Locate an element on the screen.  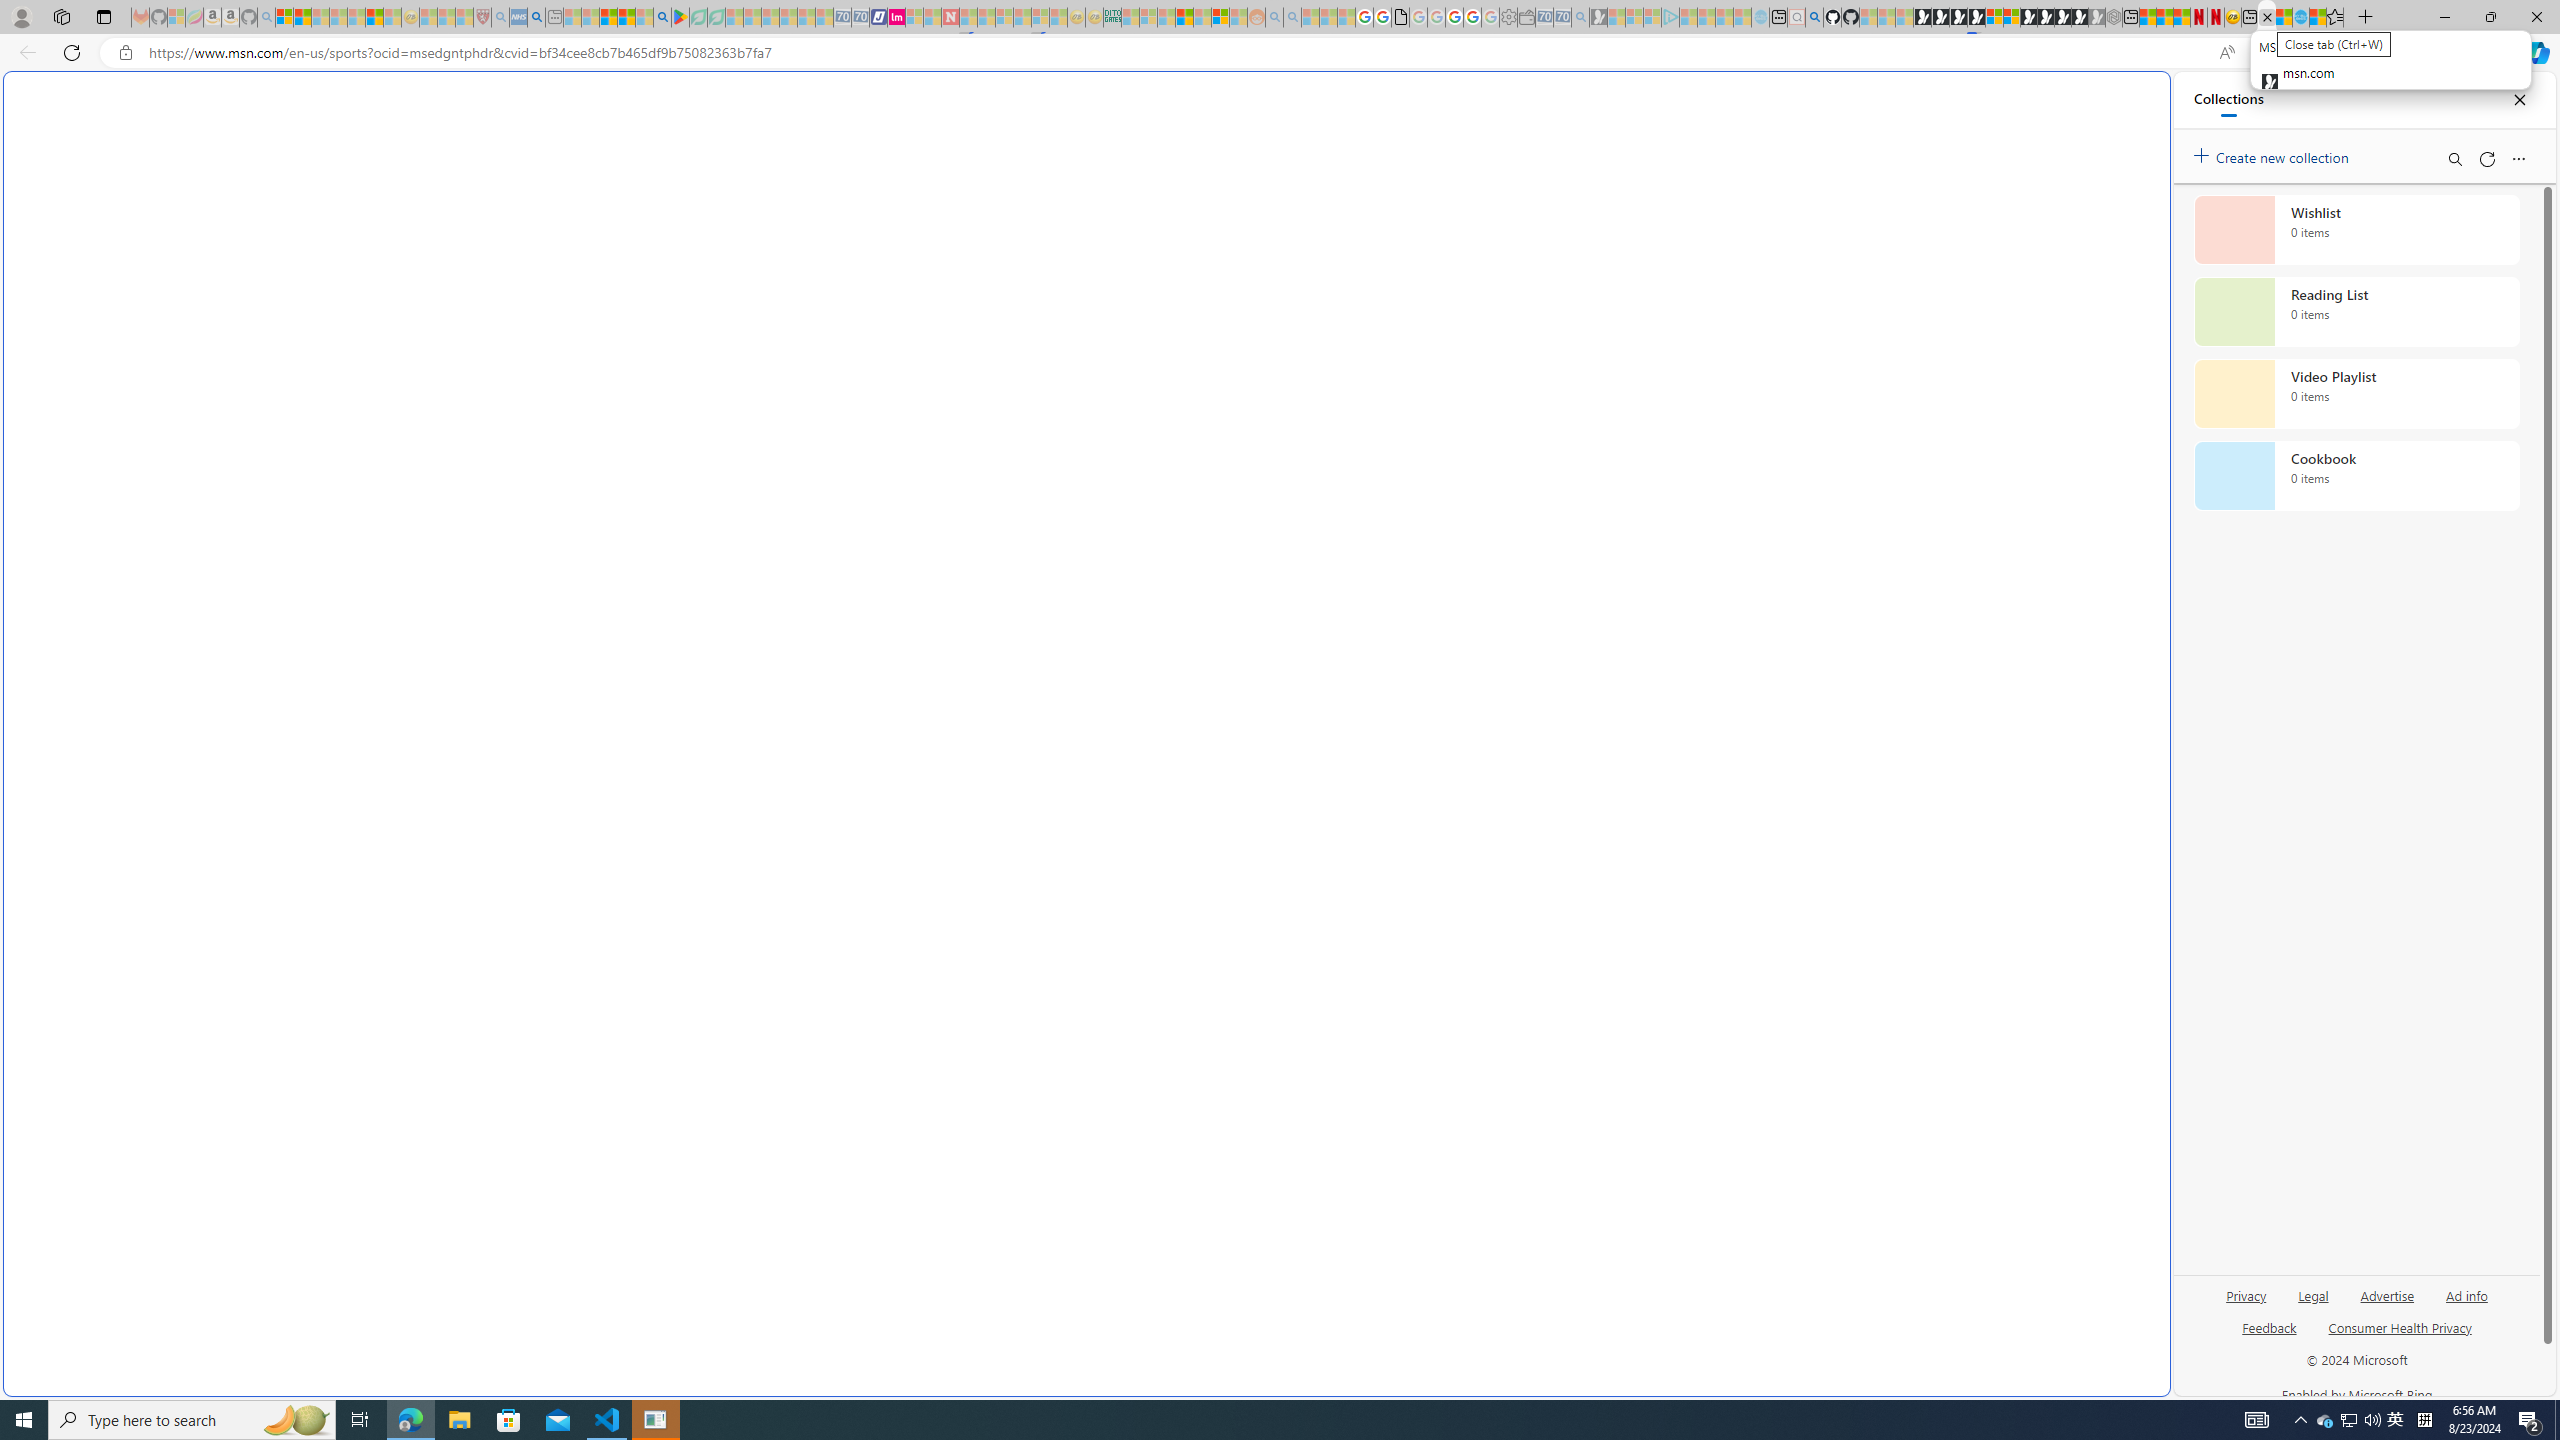
'Jobs - lastminute.com Investor Portal' is located at coordinates (896, 16).